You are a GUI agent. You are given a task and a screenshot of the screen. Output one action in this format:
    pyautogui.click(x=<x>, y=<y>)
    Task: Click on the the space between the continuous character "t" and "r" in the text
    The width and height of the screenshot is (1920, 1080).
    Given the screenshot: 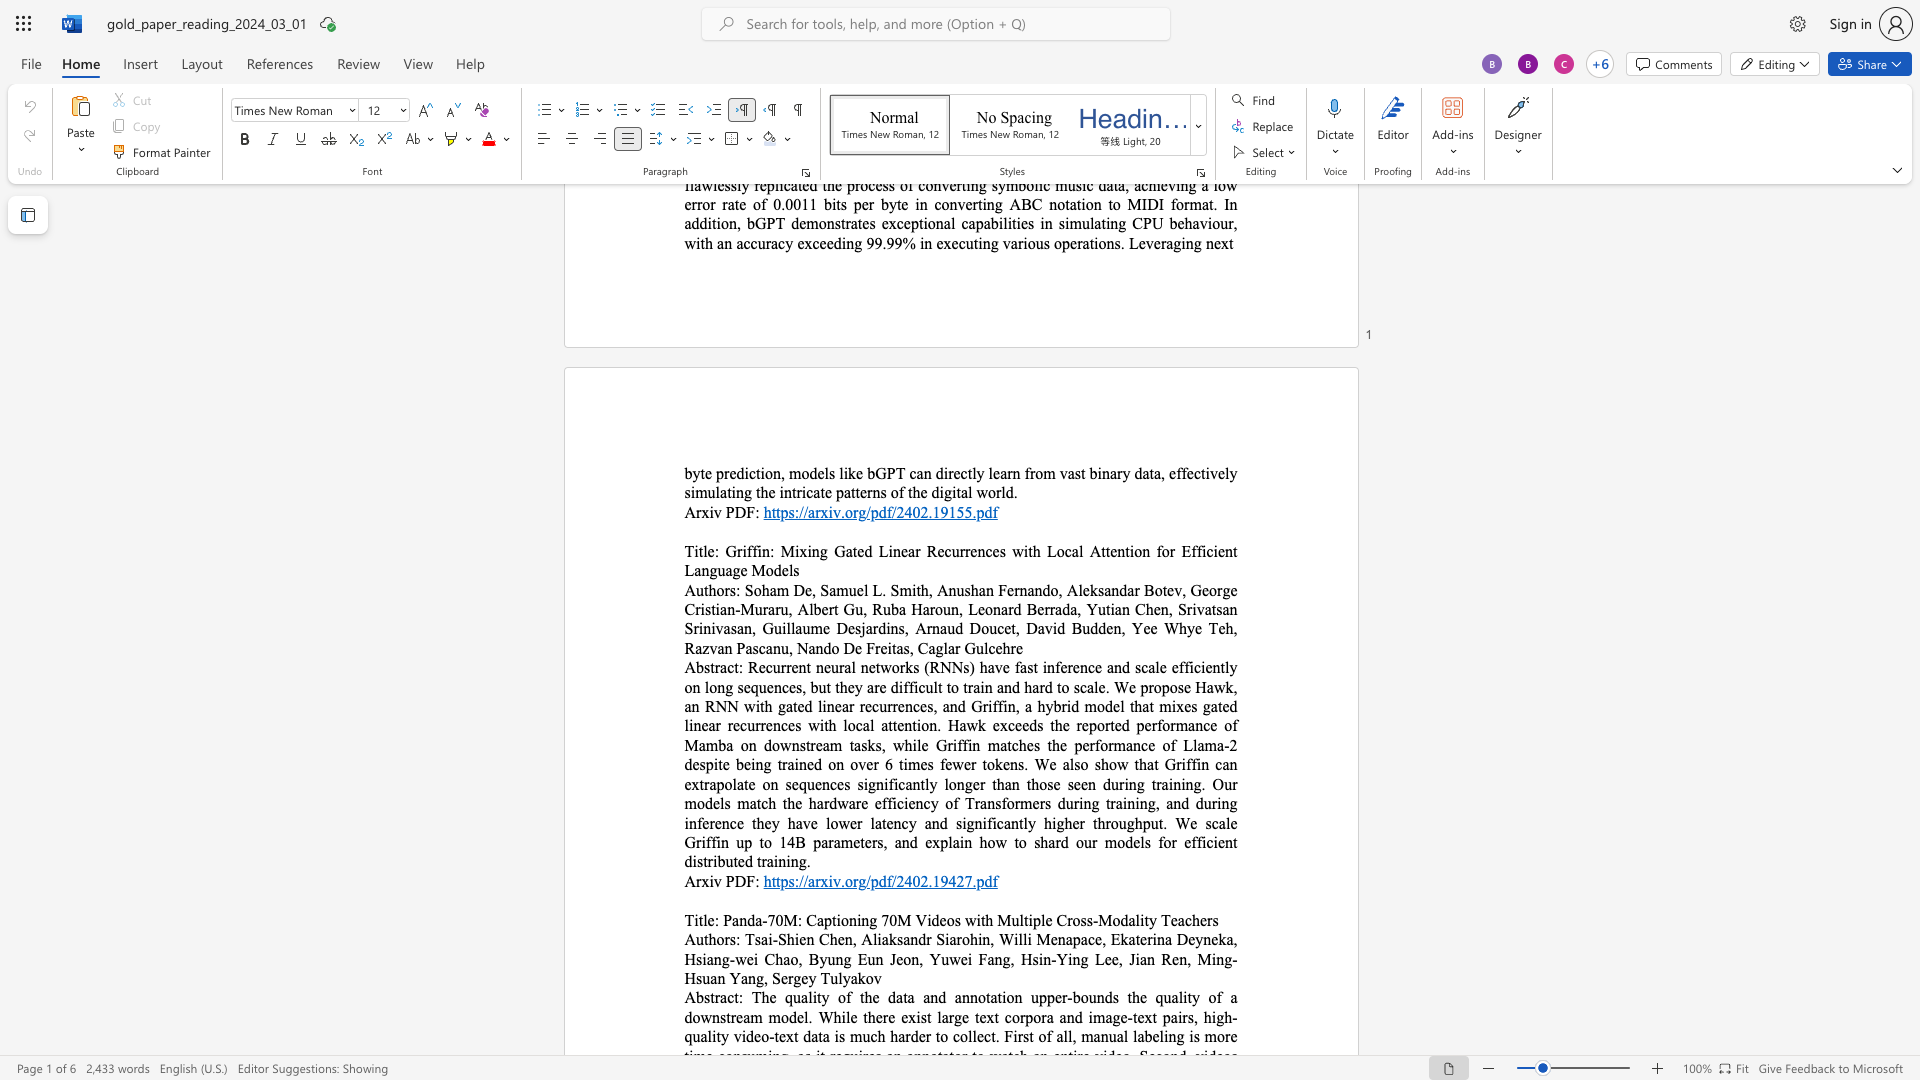 What is the action you would take?
    pyautogui.click(x=715, y=997)
    